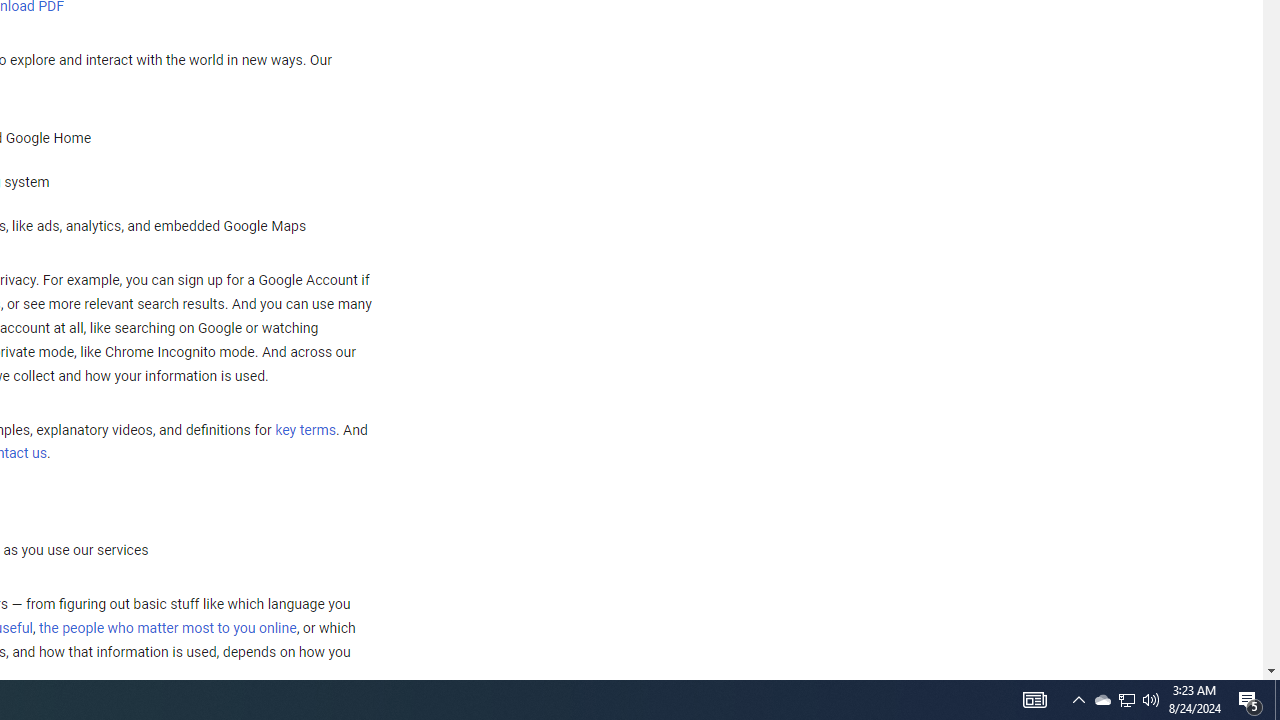 This screenshot has width=1280, height=720. What do you see at coordinates (167, 627) in the screenshot?
I see `'the people who matter most to you online'` at bounding box center [167, 627].